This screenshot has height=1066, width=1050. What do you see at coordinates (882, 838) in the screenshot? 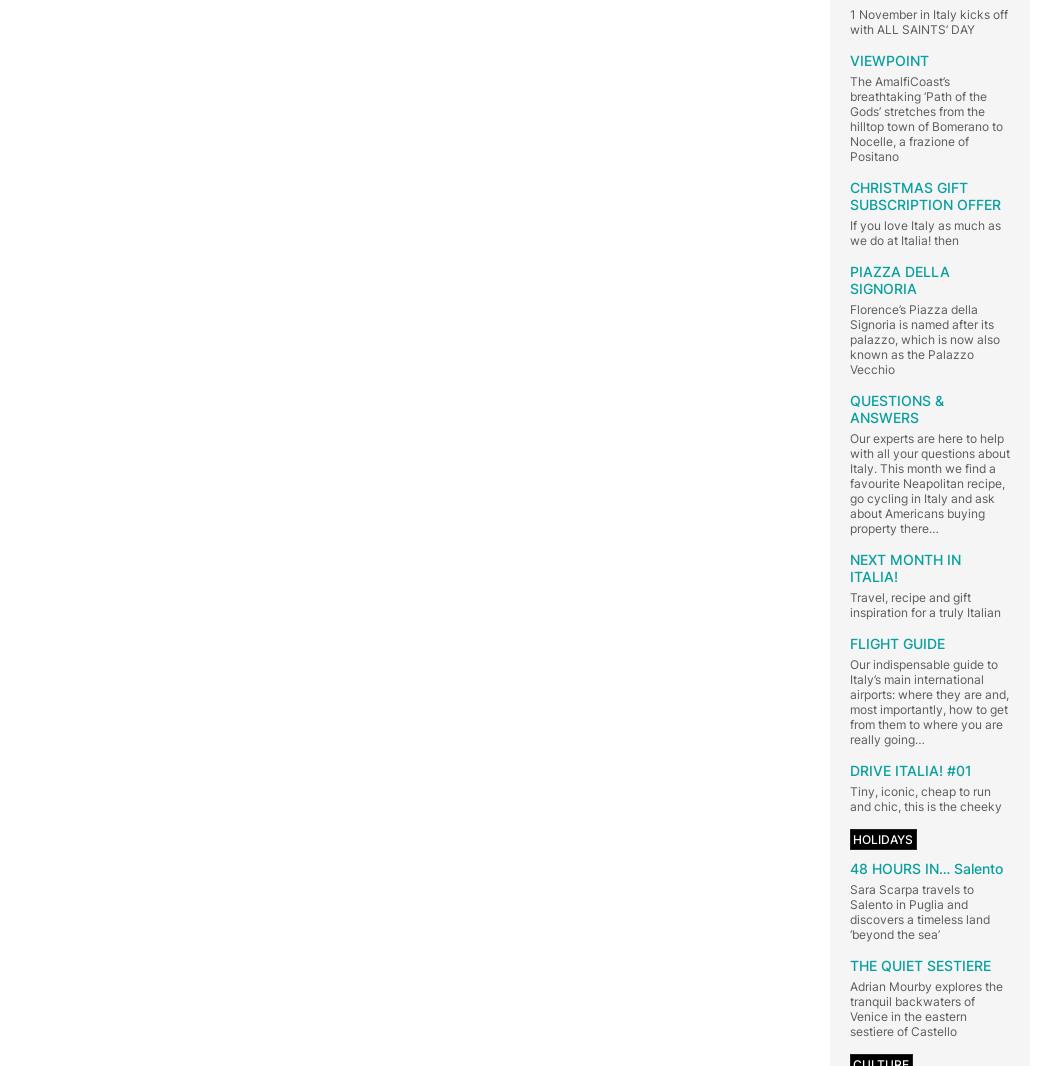
I see `'HOLIDAYS'` at bounding box center [882, 838].